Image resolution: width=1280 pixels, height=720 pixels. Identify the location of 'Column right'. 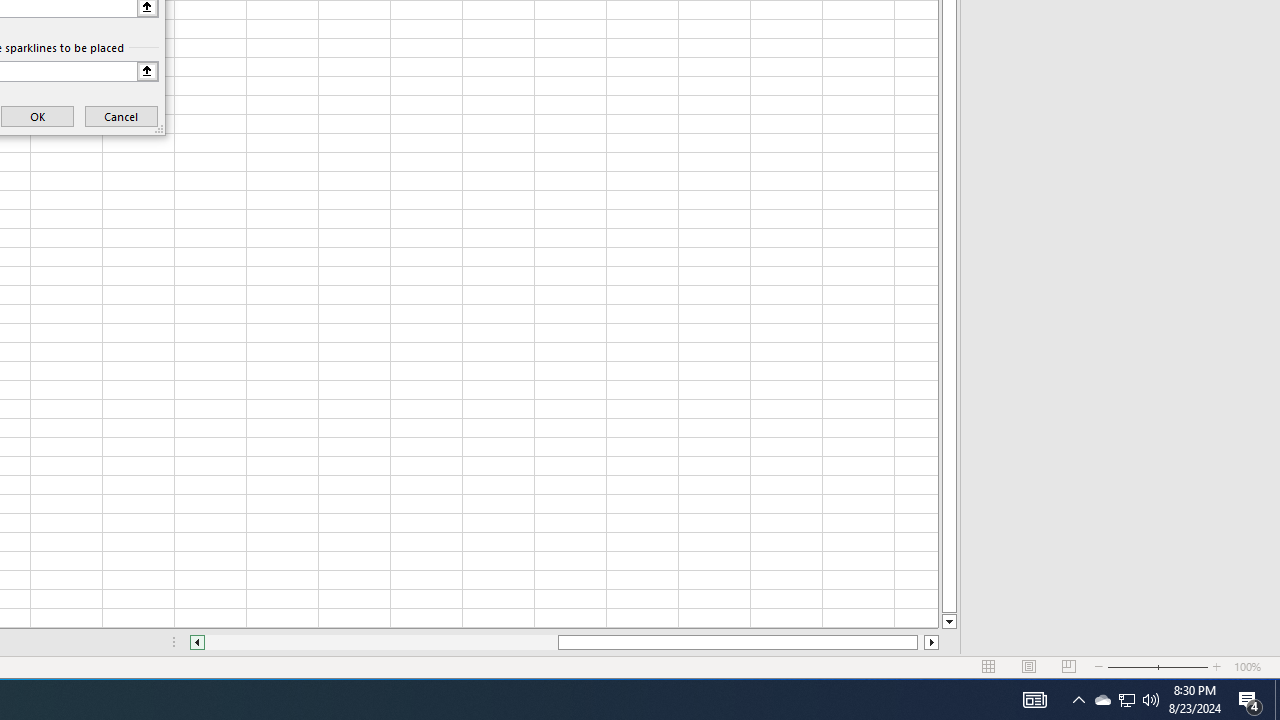
(931, 642).